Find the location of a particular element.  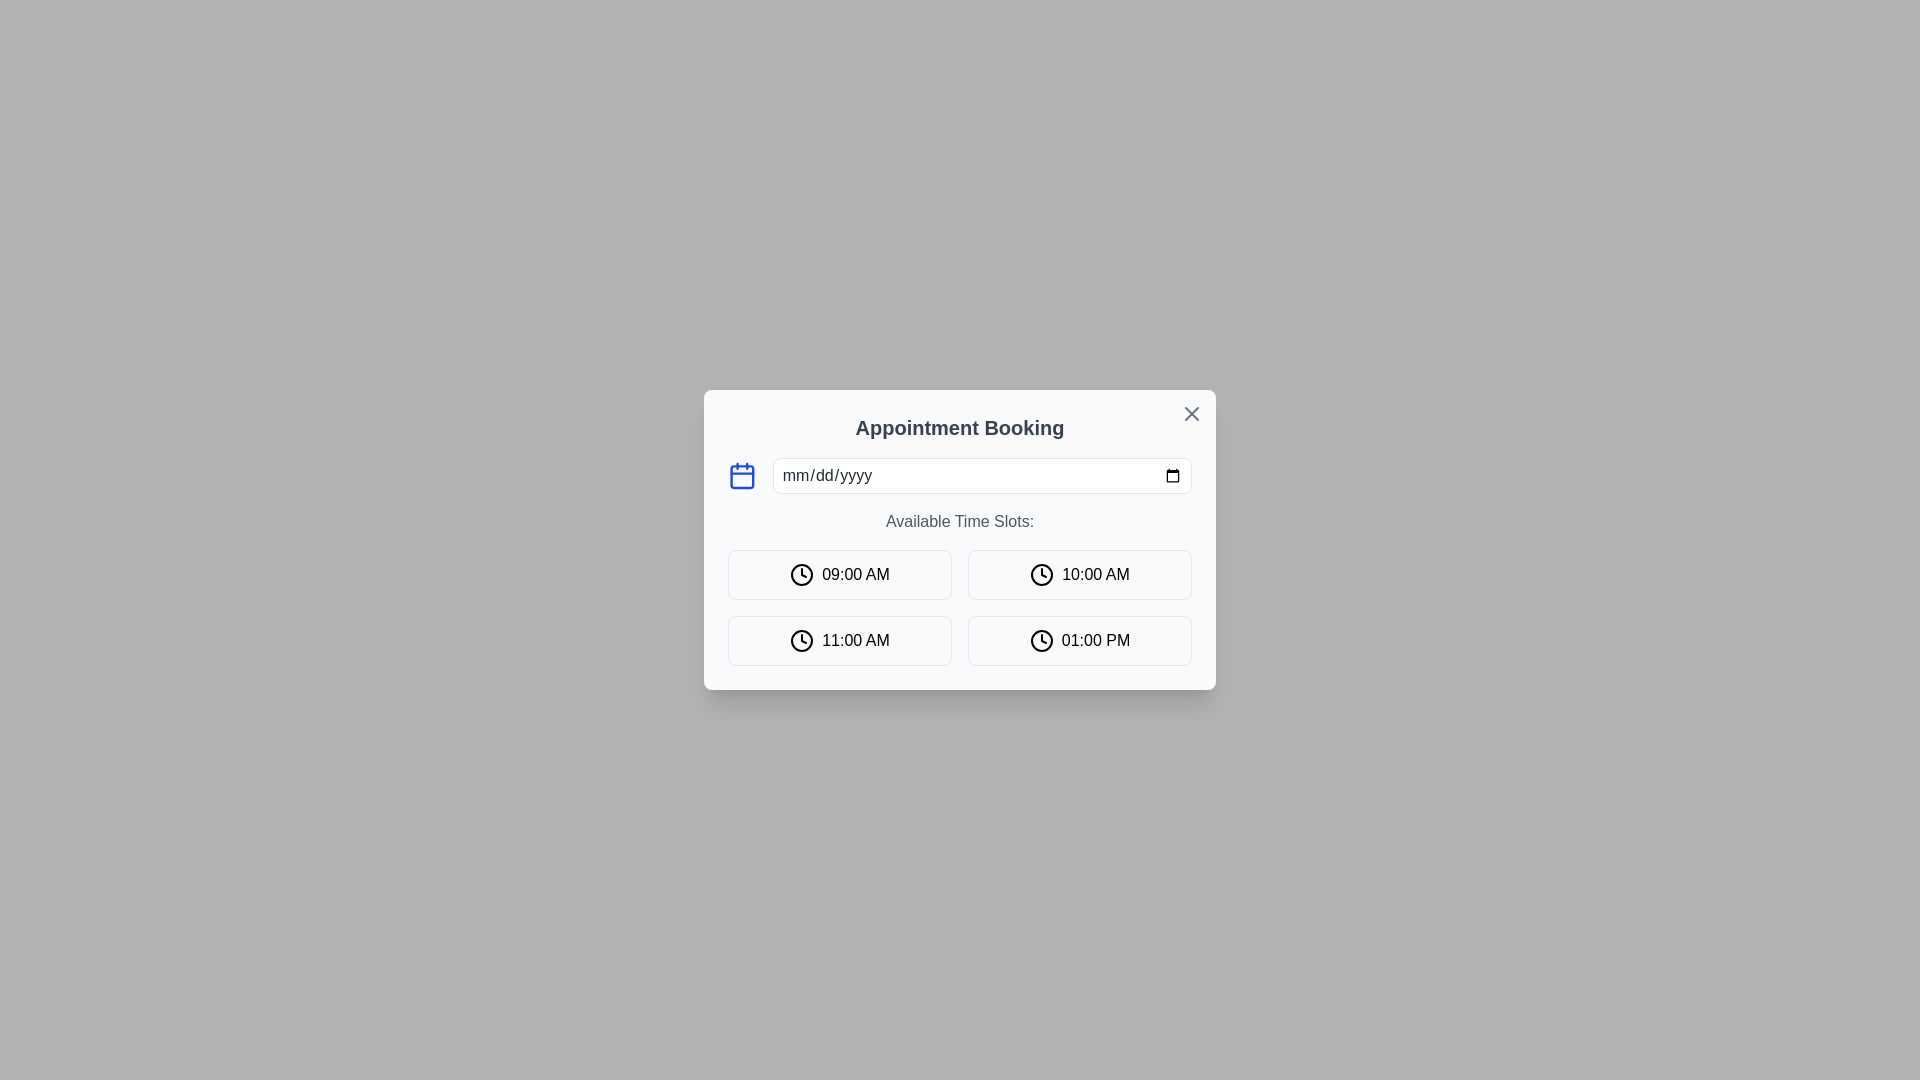

the SVG clock icon with a black border on a gray background, positioned next to the text '01:00 PM' in the bottom right of the appointment booking interface is located at coordinates (1040, 640).